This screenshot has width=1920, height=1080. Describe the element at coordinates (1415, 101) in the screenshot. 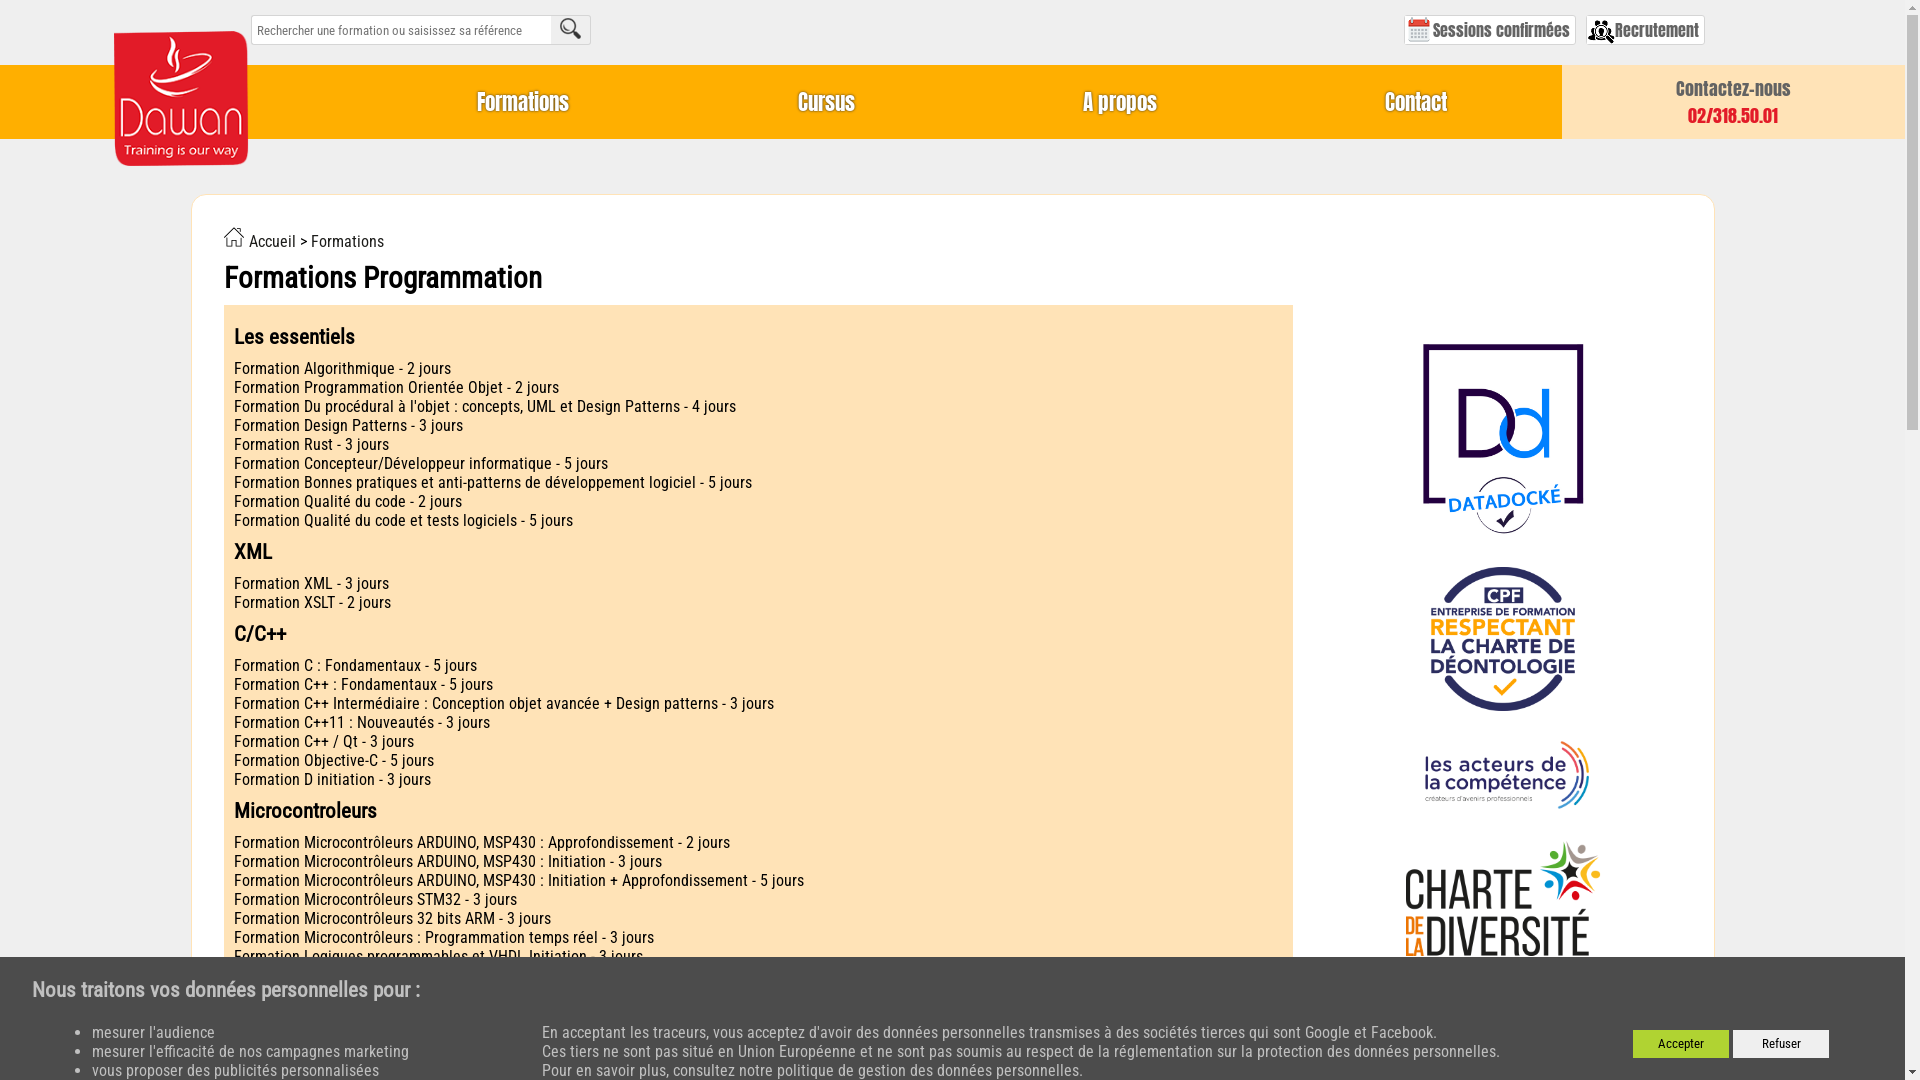

I see `'Contact'` at that location.